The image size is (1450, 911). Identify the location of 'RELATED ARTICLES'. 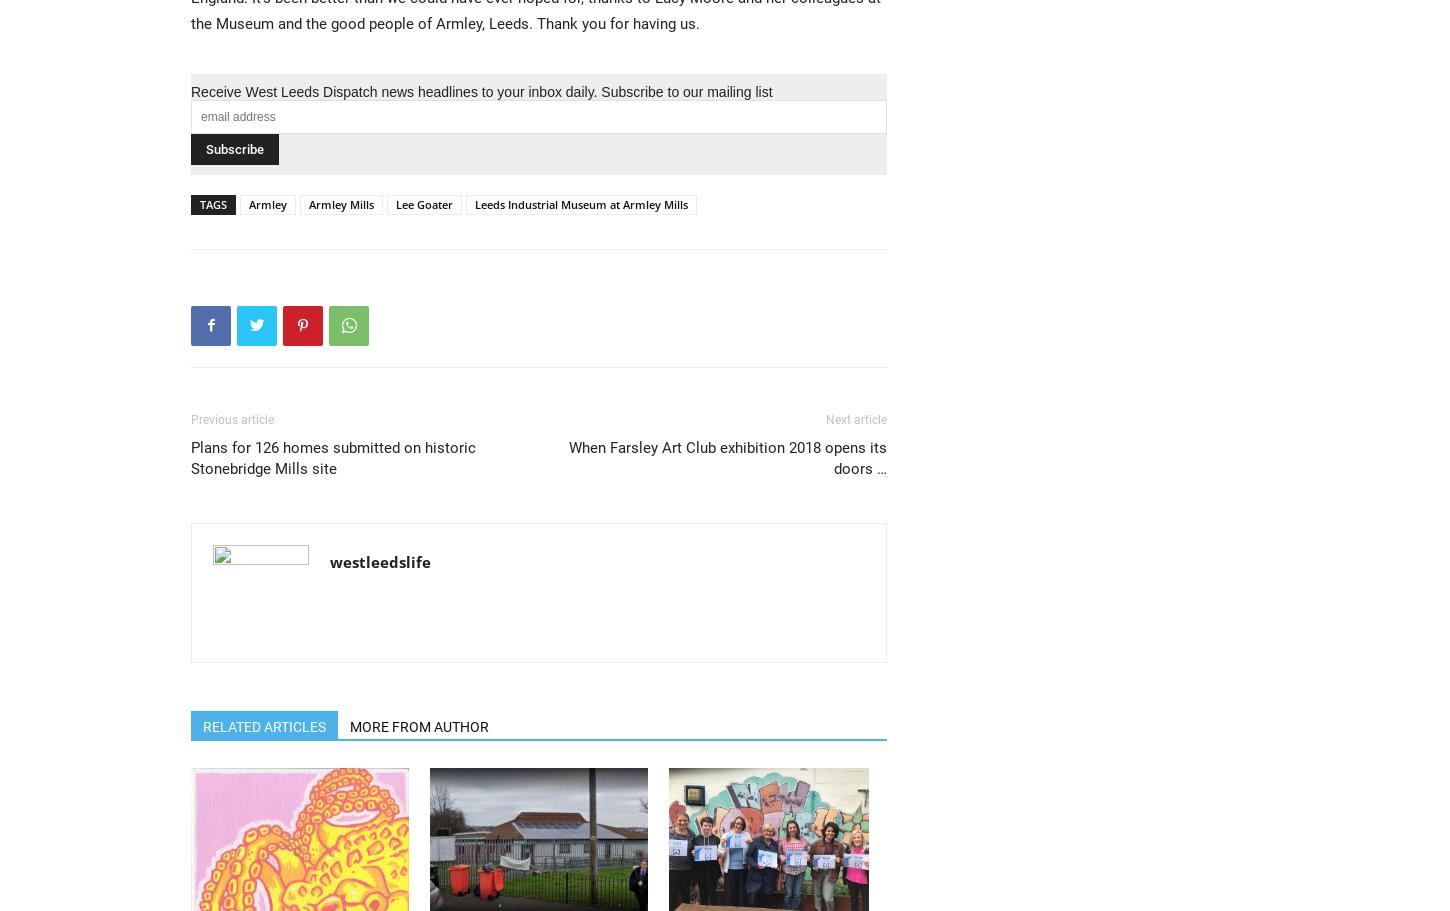
(264, 725).